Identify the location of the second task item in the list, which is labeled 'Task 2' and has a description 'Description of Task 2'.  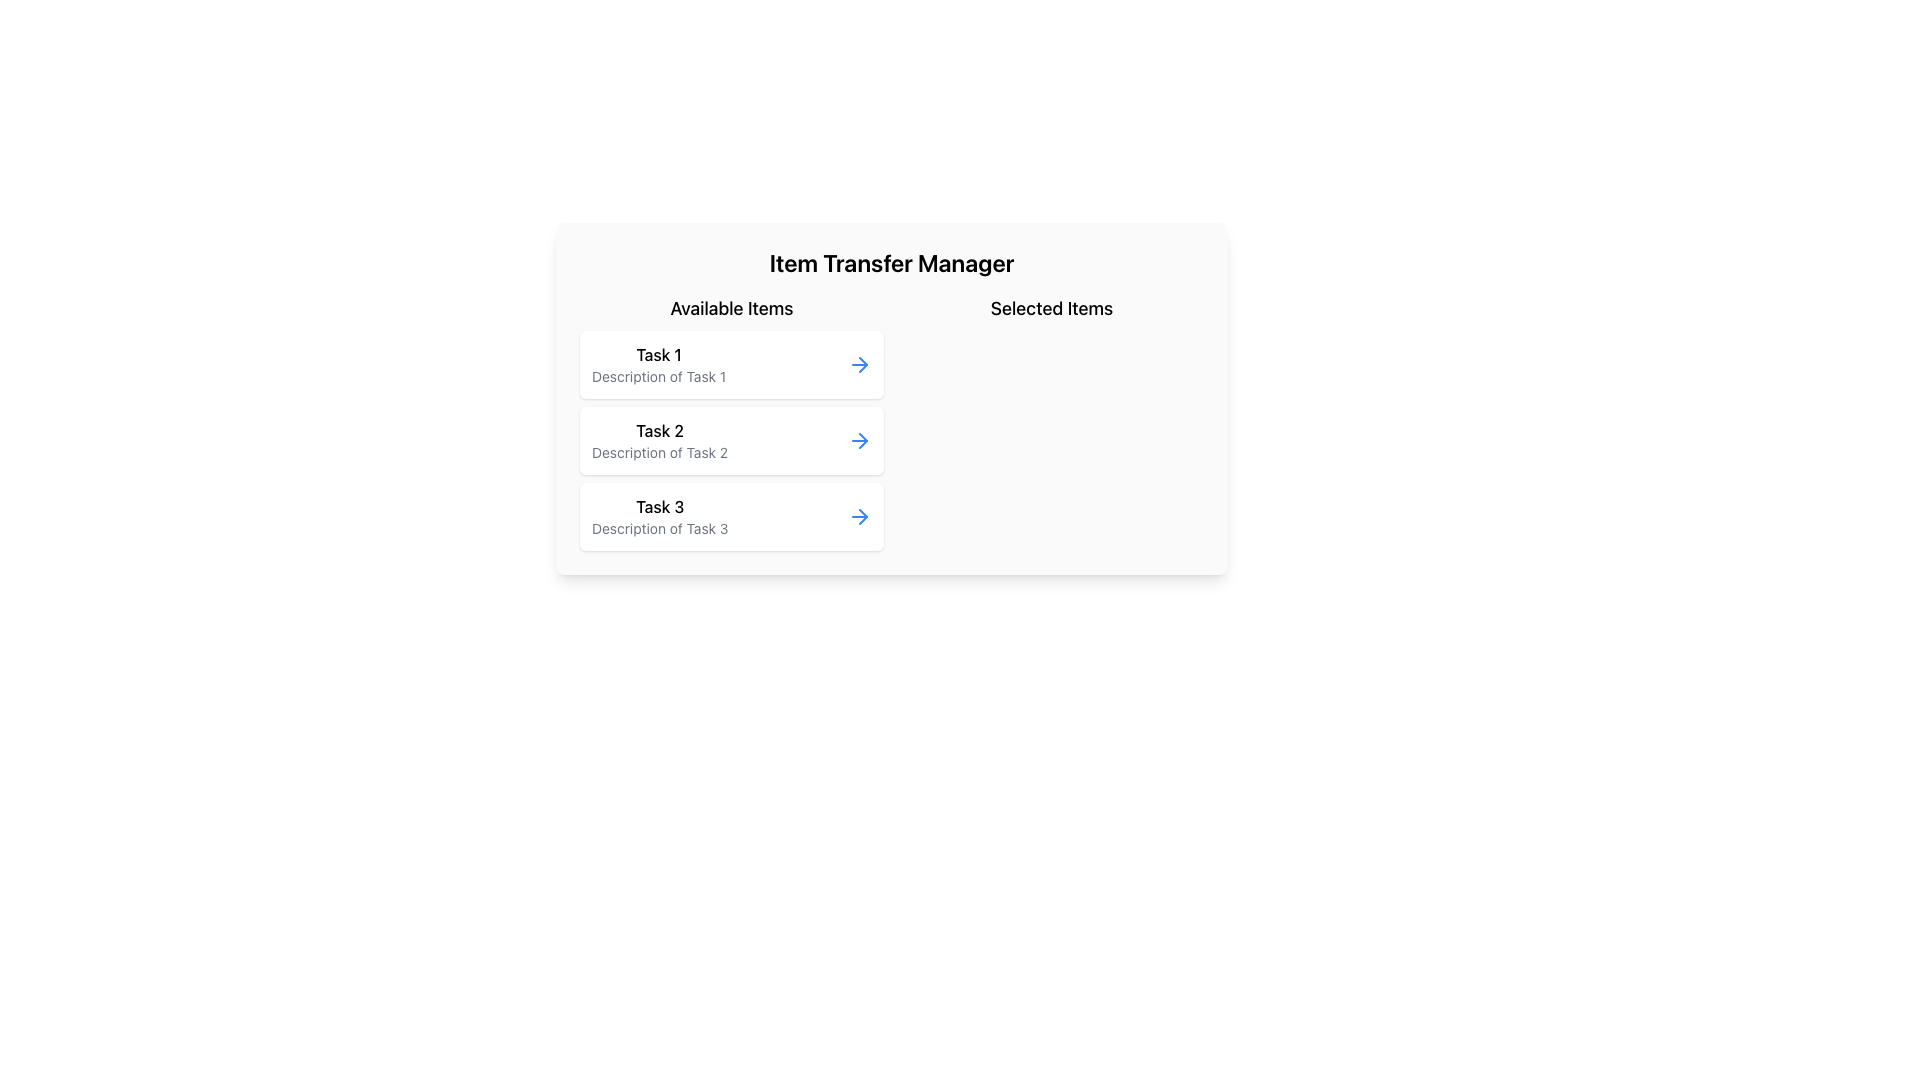
(660, 439).